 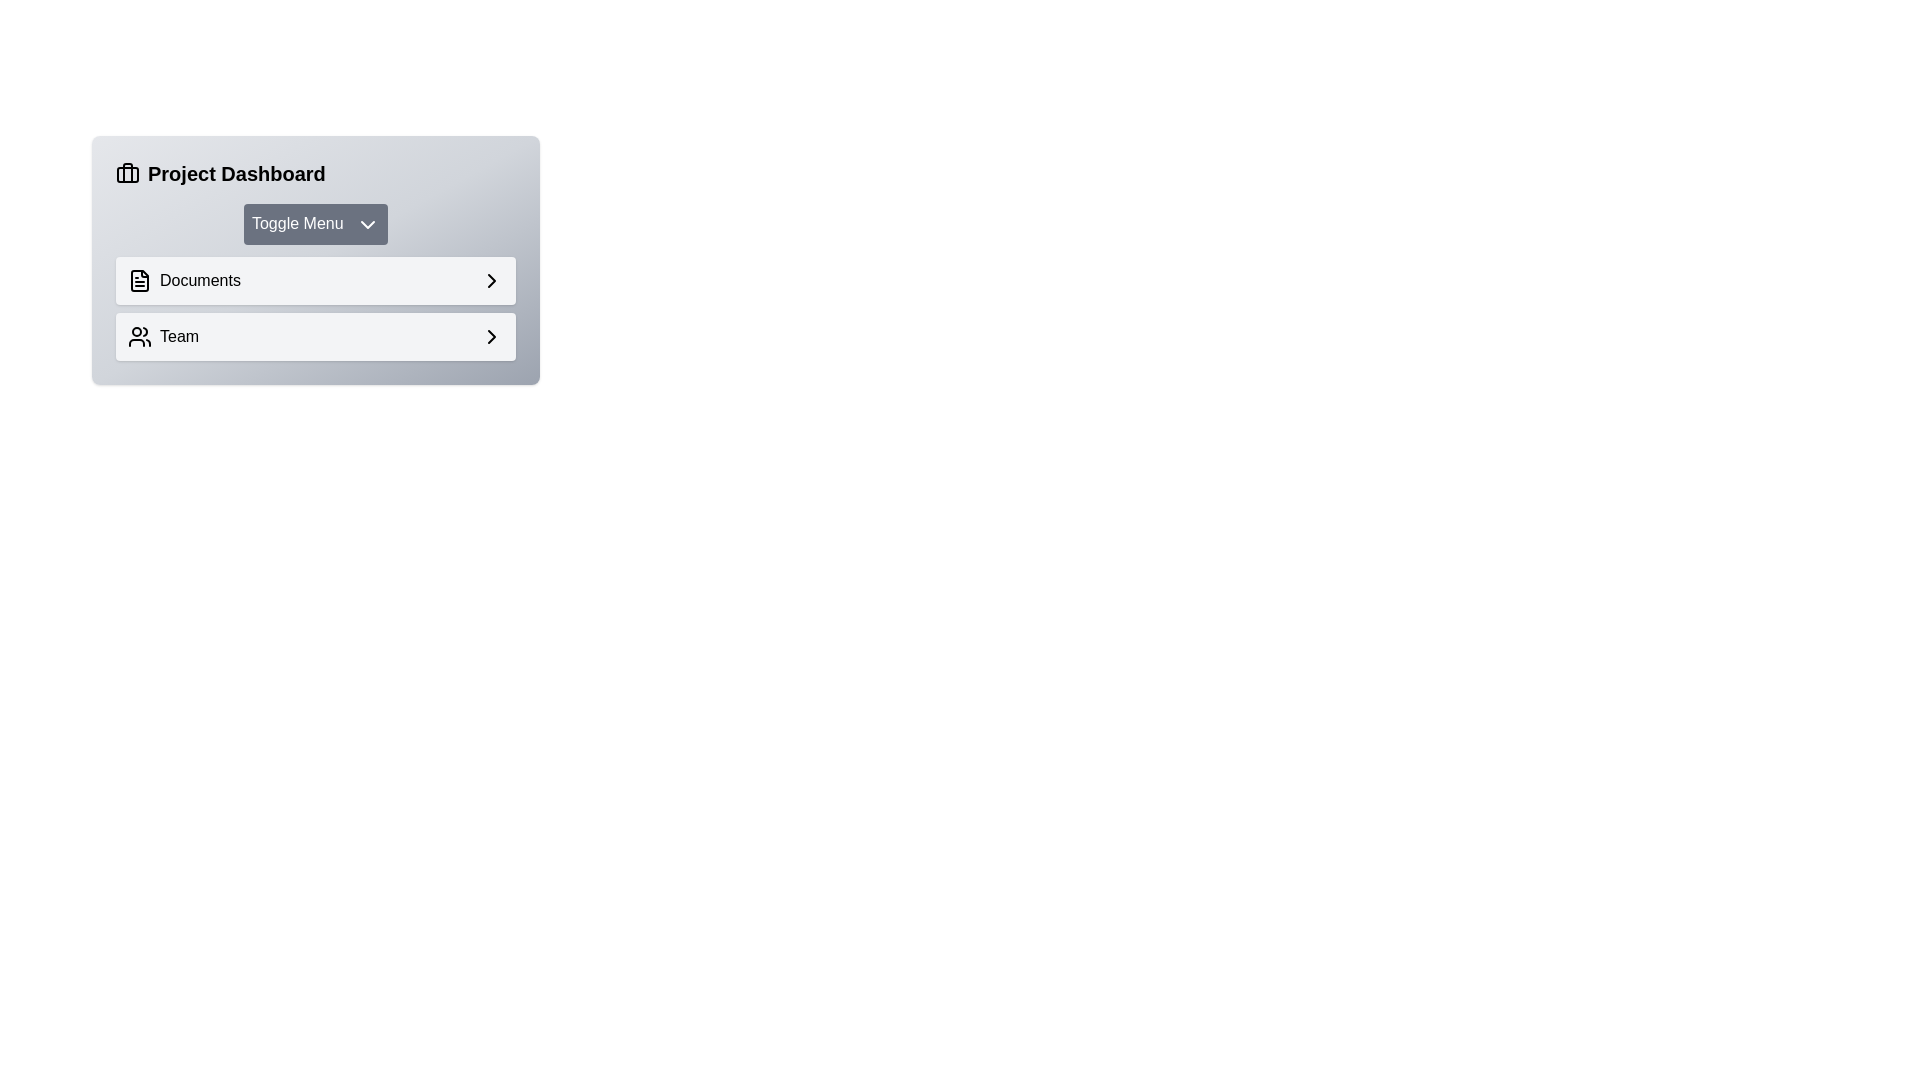 I want to click on the right-facing chevron icon adjacent to the 'Documents' label in the 'Project Dashboard' to trigger tooltip or visual feedback, so click(x=491, y=280).